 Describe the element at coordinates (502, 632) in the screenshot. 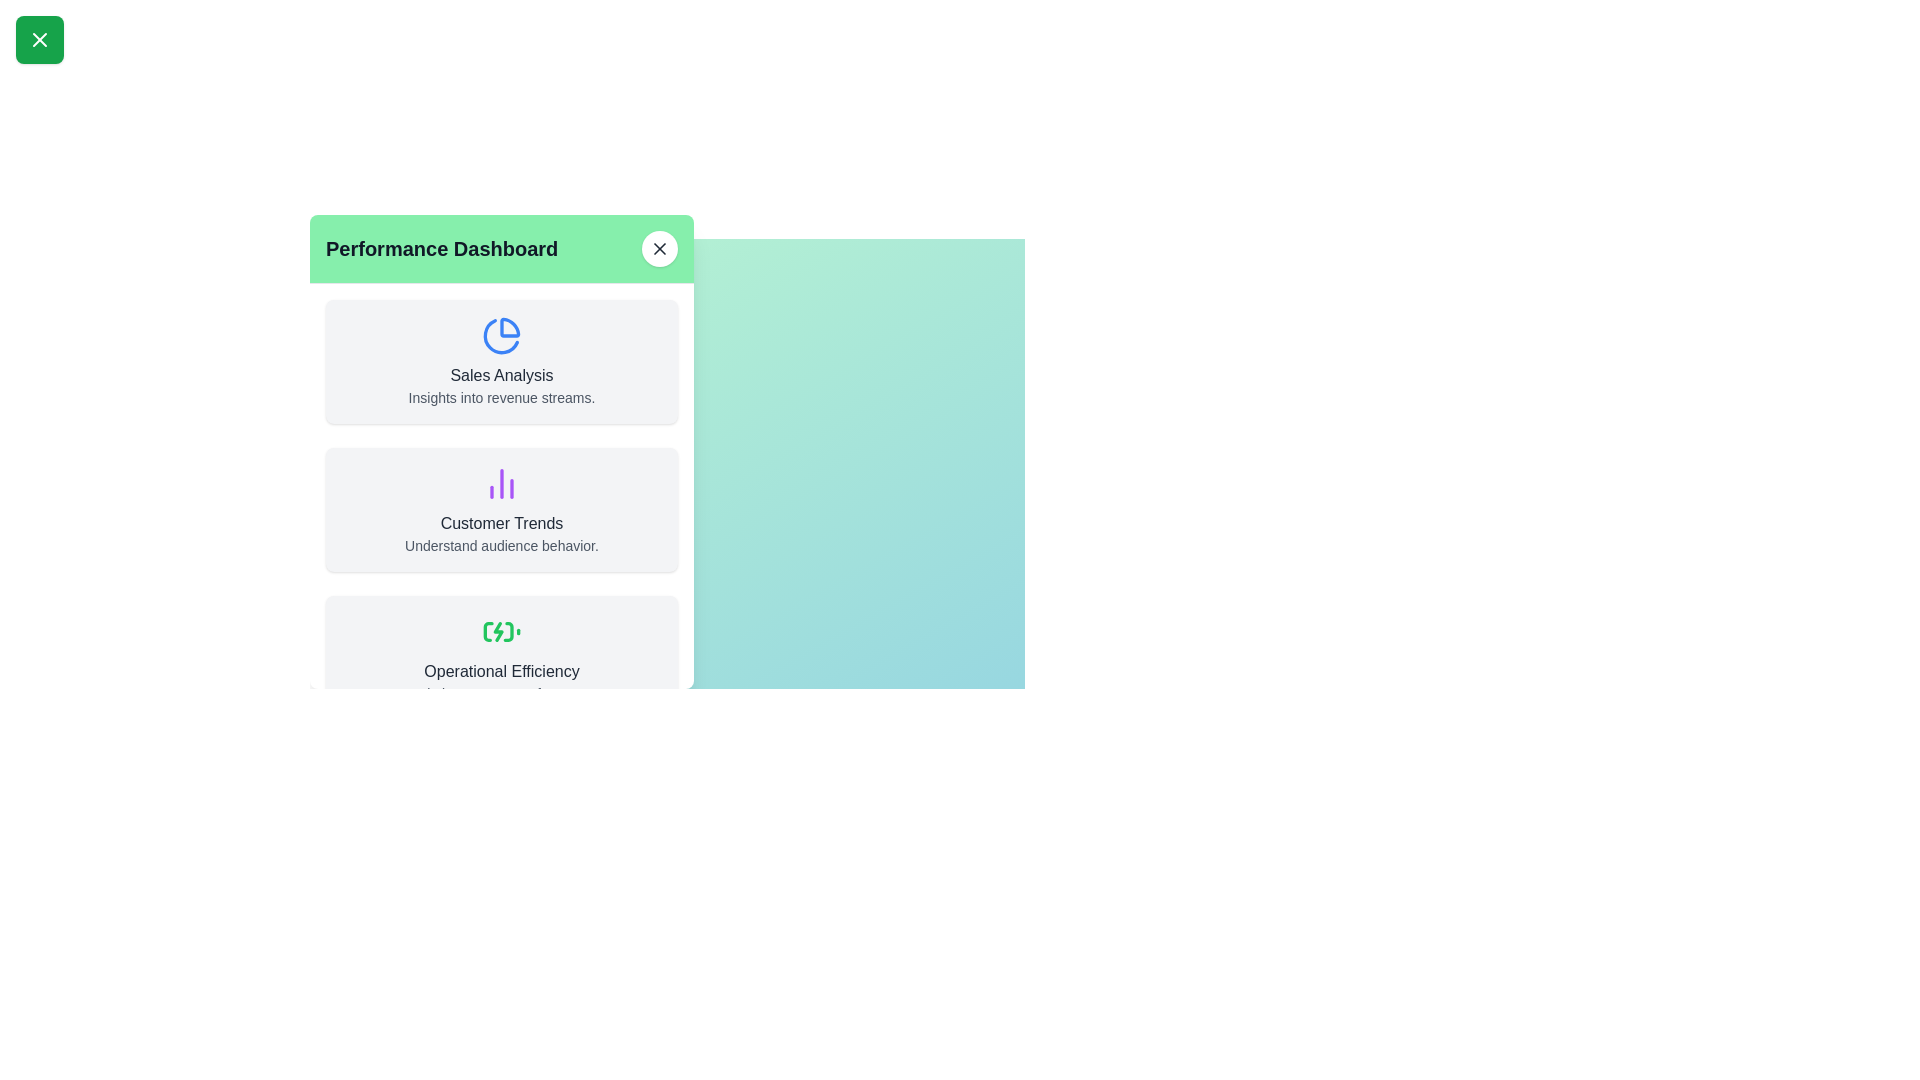

I see `the icon representing operational efficiency located in the third option labeled 'Operational Efficiency' within the 'Performance Dashboard' panel` at that location.